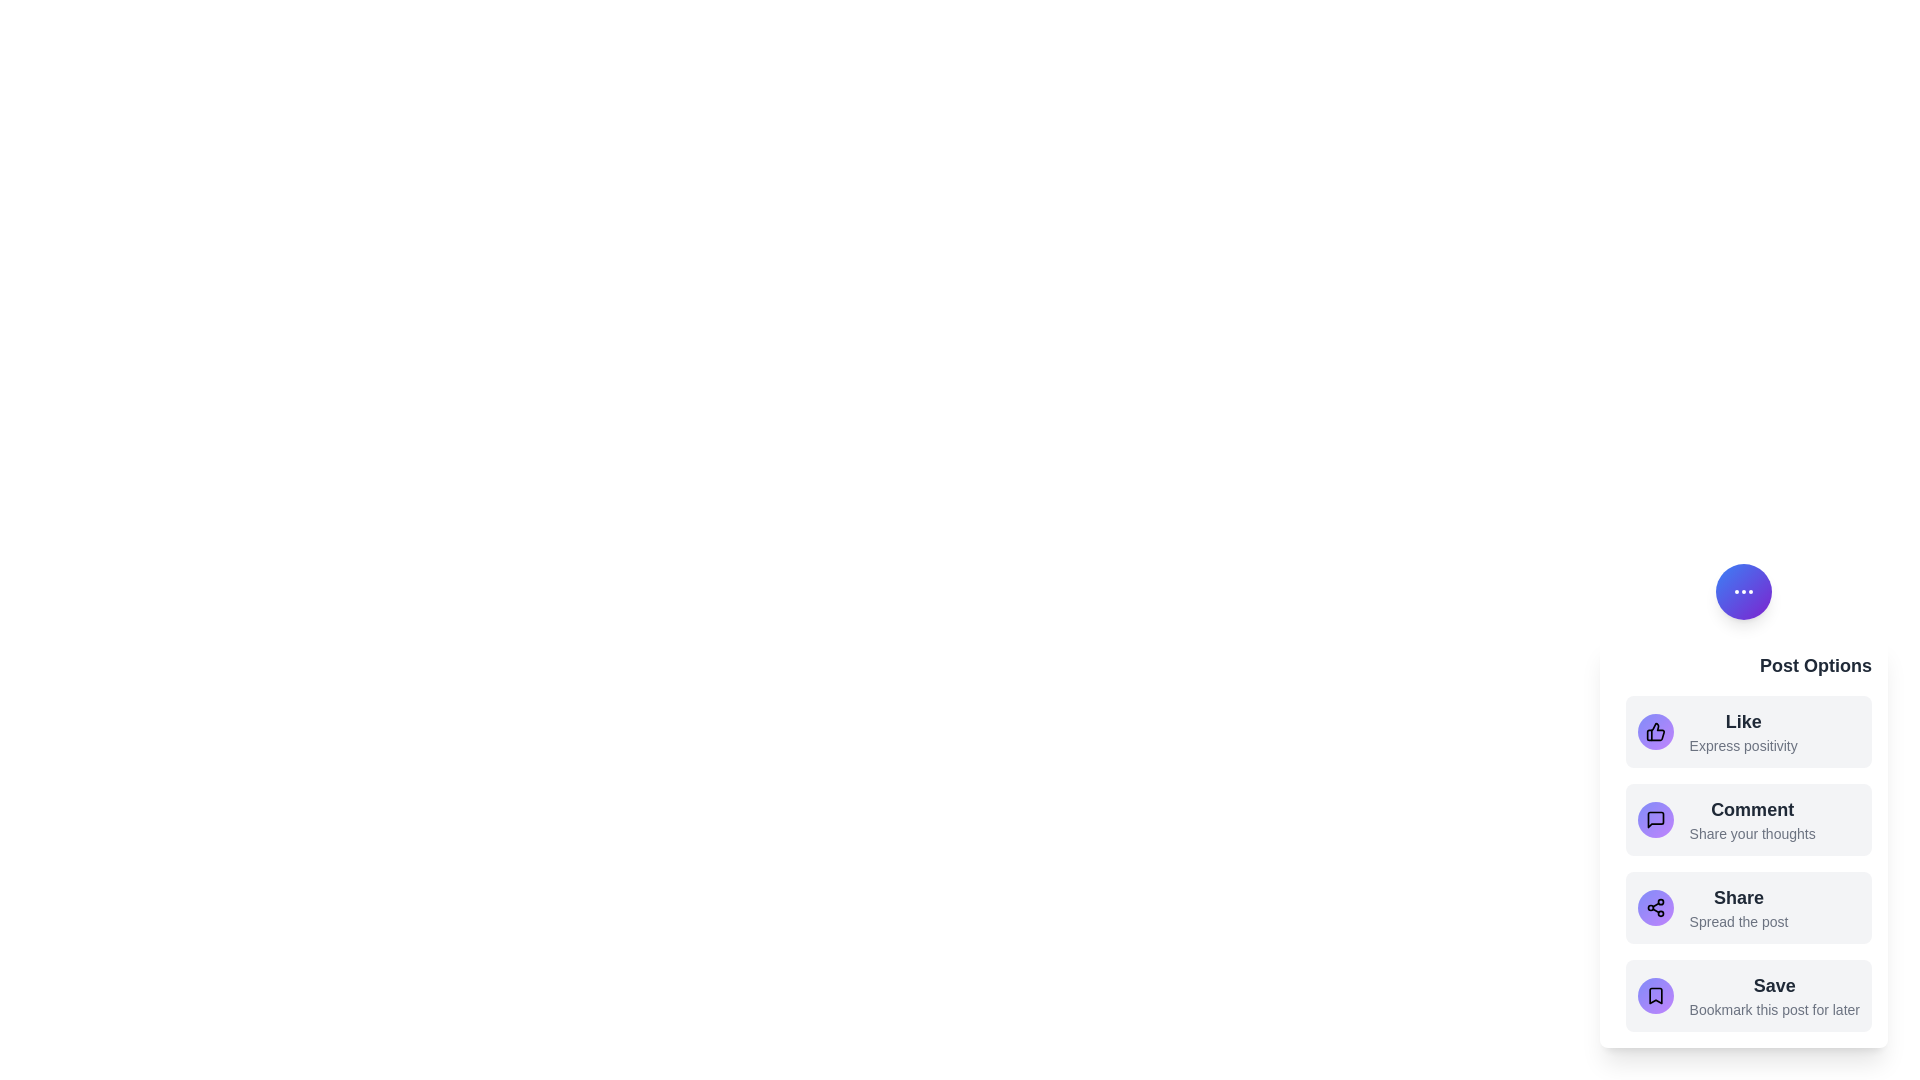 The height and width of the screenshot is (1080, 1920). What do you see at coordinates (1742, 590) in the screenshot?
I see `the speed dial button to toggle the menu` at bounding box center [1742, 590].